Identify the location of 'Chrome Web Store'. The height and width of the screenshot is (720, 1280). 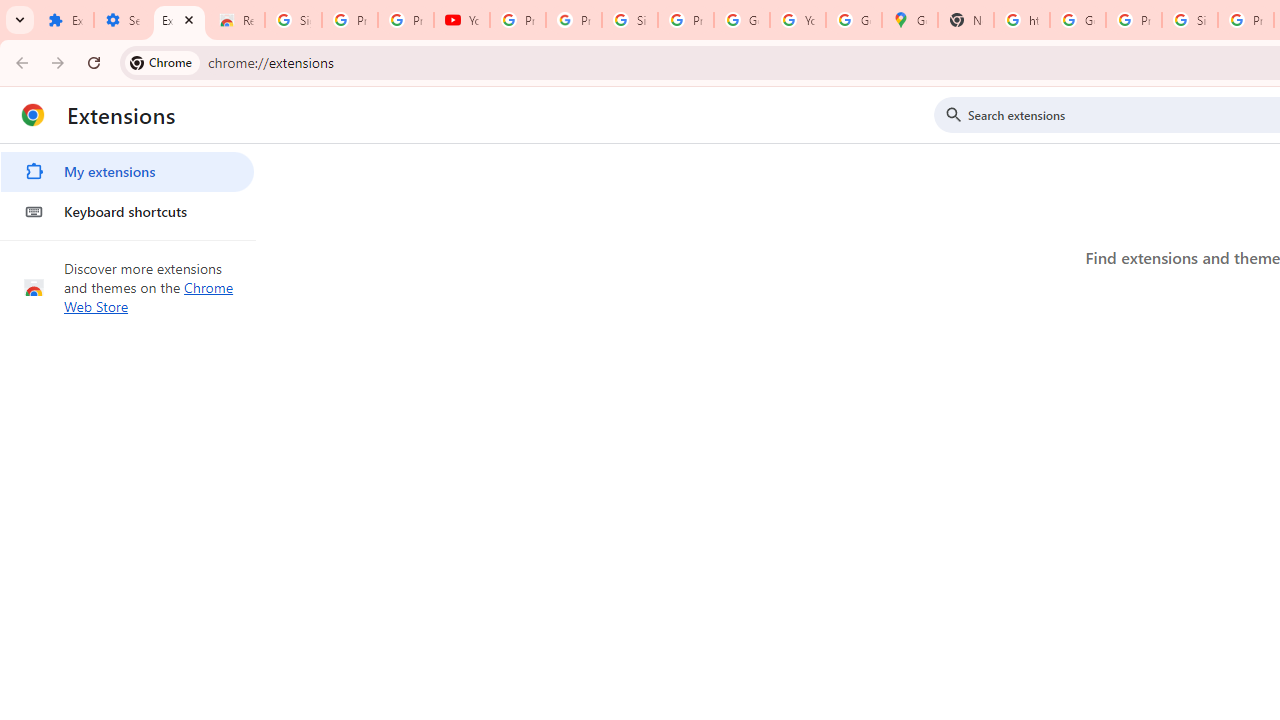
(148, 297).